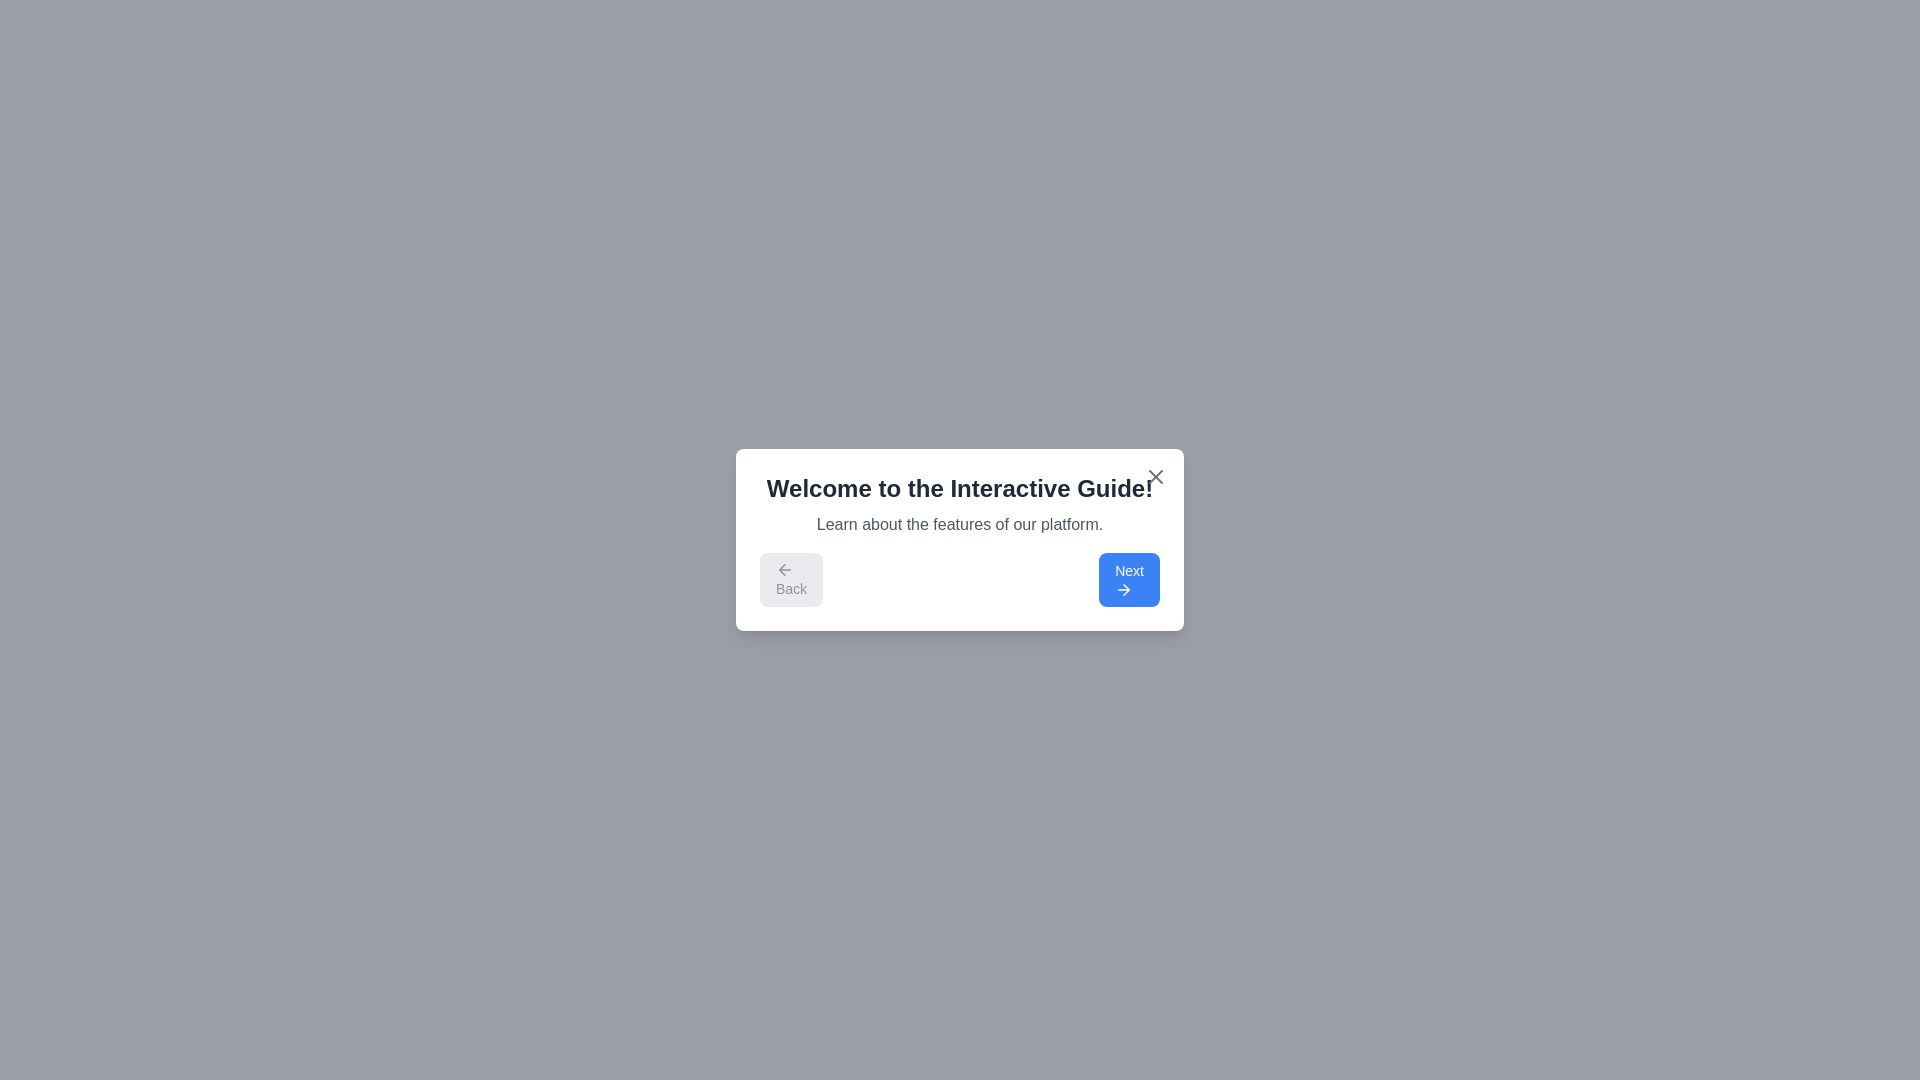 The image size is (1920, 1080). Describe the element at coordinates (1156, 477) in the screenshot. I see `the close button represented by an 'X' icon to change its color to red` at that location.